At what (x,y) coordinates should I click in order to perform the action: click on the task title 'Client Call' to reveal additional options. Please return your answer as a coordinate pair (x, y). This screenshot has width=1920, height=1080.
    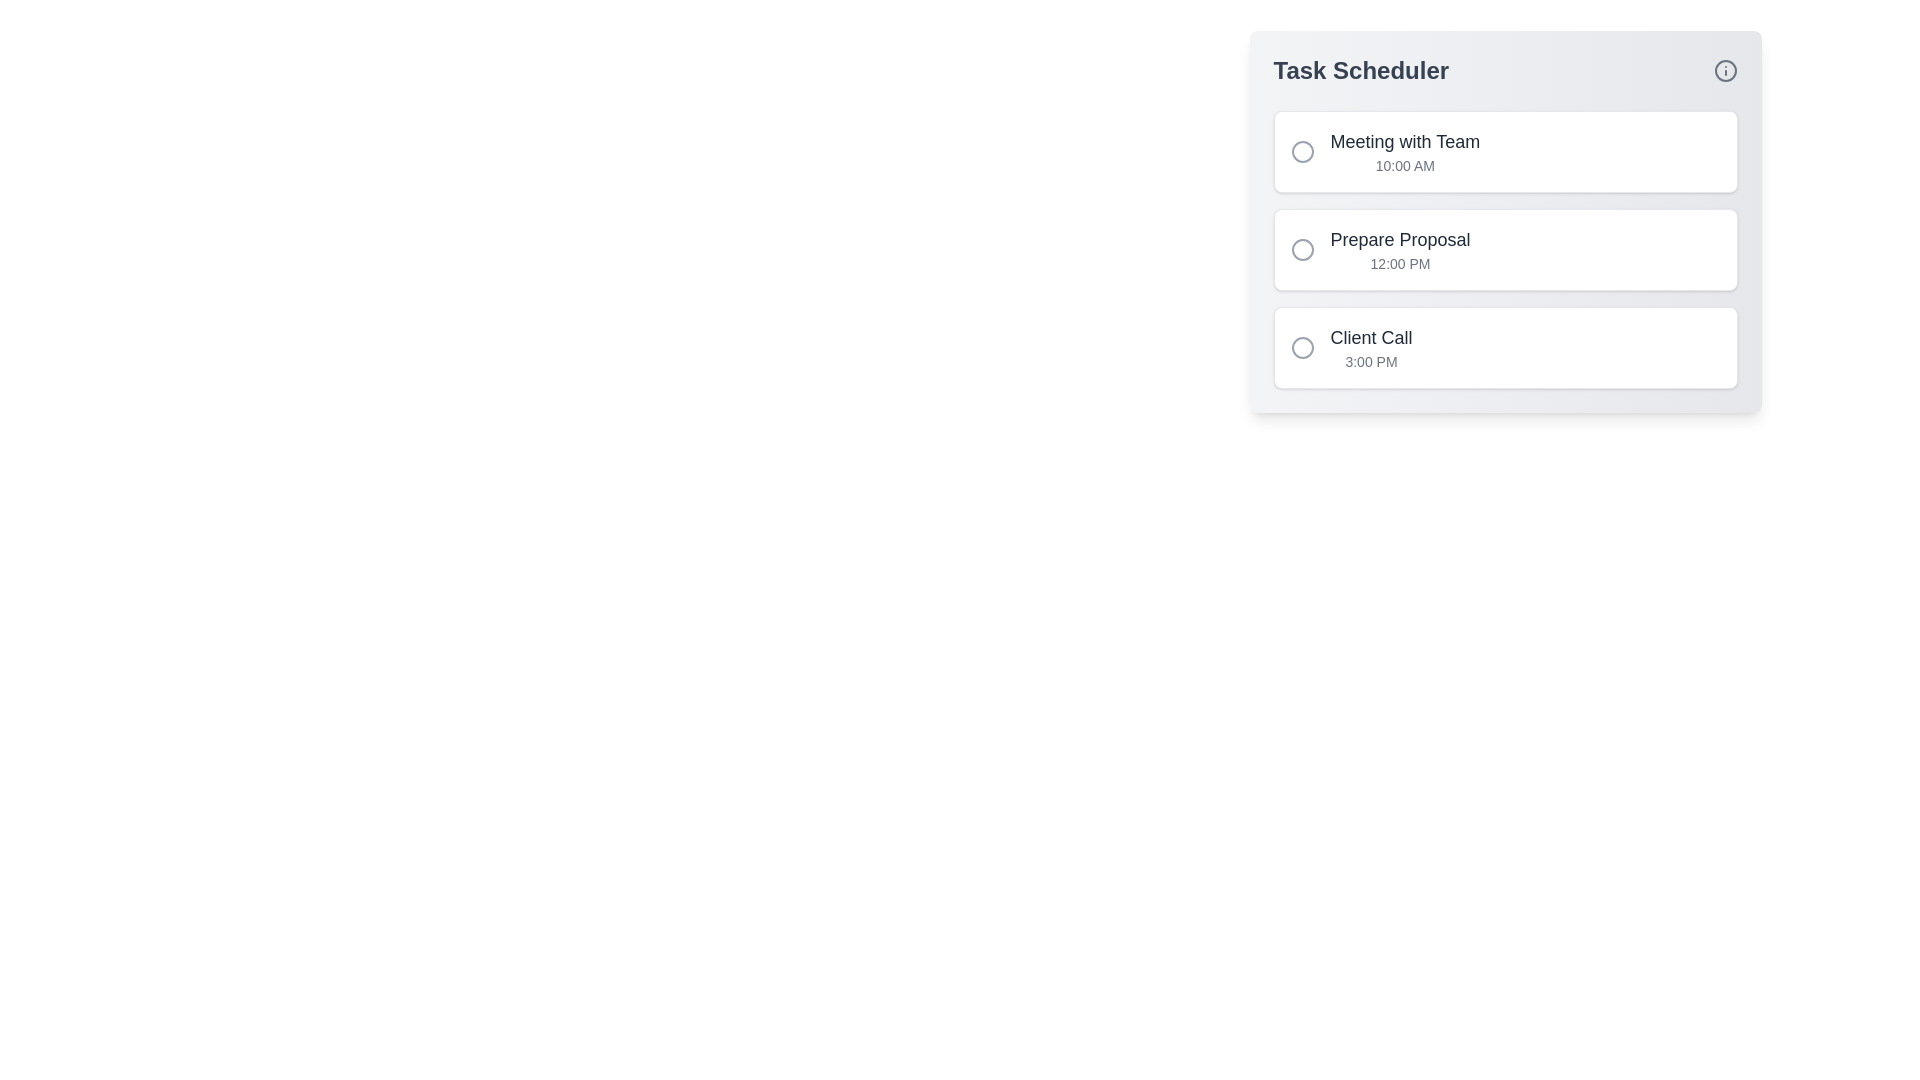
    Looking at the image, I should click on (1370, 337).